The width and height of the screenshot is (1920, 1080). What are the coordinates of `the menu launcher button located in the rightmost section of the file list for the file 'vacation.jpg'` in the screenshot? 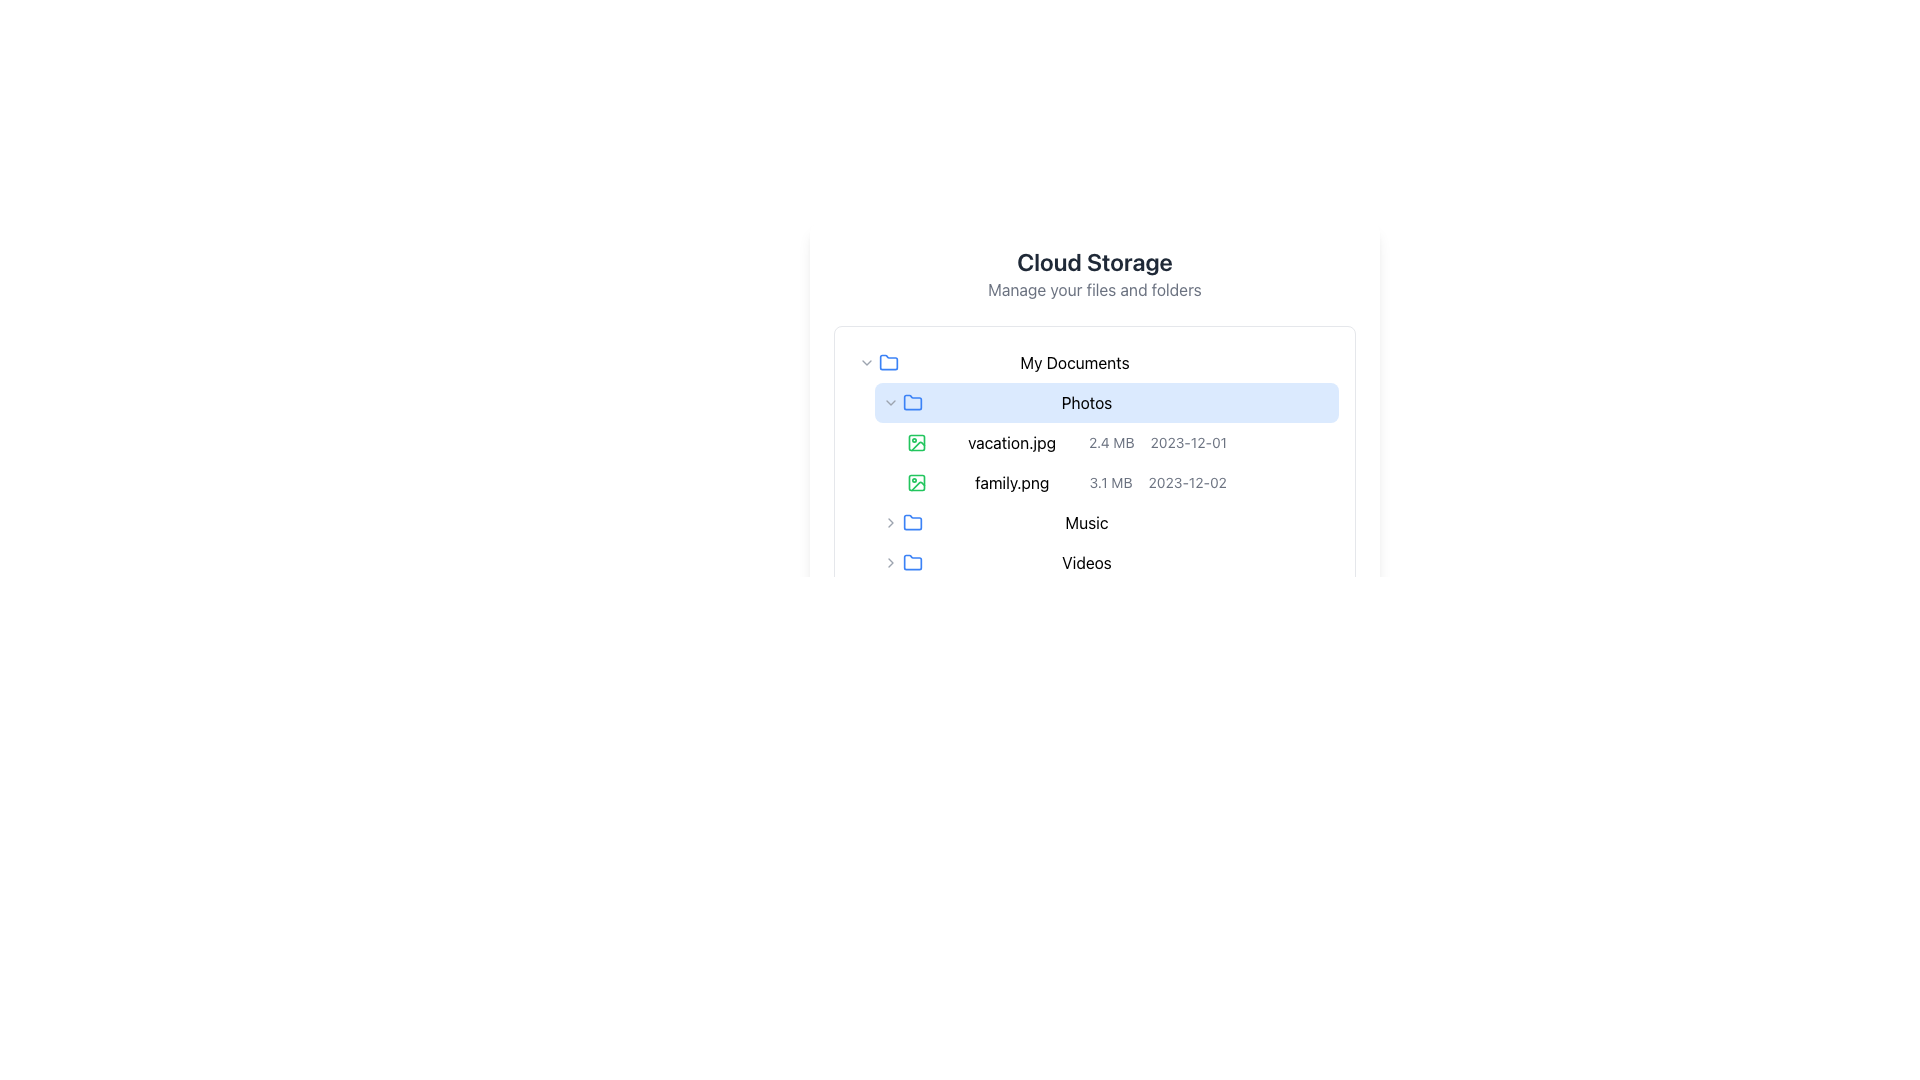 It's located at (1323, 442).